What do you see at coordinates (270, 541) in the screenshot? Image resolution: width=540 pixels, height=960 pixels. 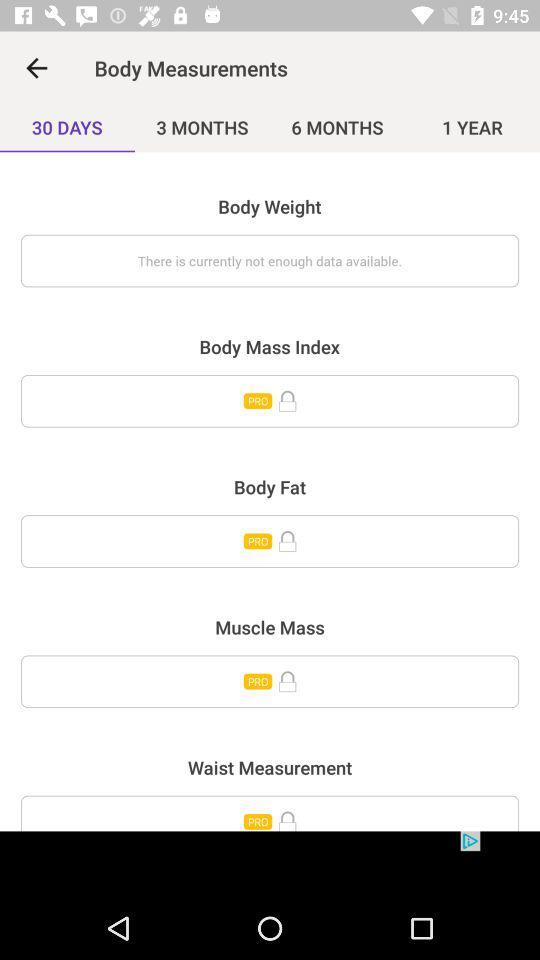 I see `lock option` at bounding box center [270, 541].